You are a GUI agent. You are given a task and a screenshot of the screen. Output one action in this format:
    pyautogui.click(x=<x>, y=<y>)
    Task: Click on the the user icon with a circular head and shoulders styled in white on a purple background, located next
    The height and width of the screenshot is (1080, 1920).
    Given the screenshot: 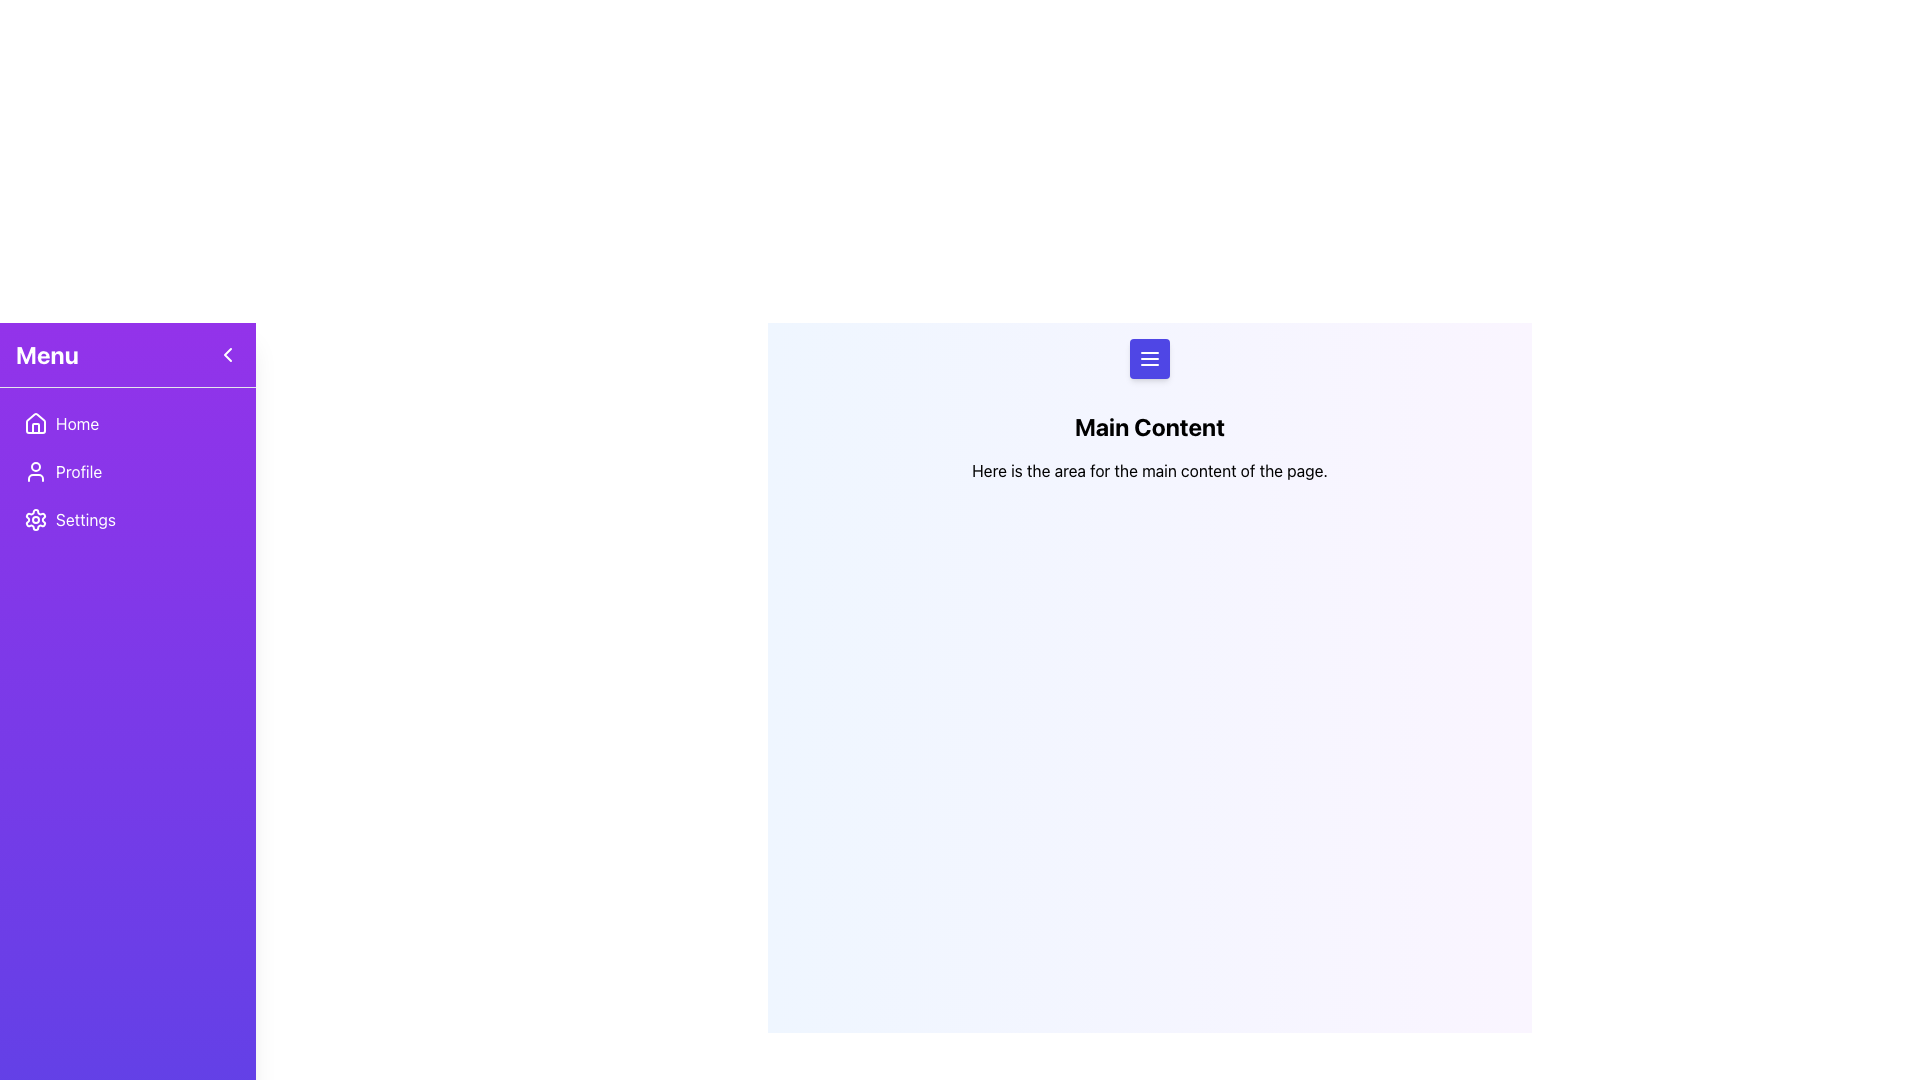 What is the action you would take?
    pyautogui.click(x=35, y=471)
    